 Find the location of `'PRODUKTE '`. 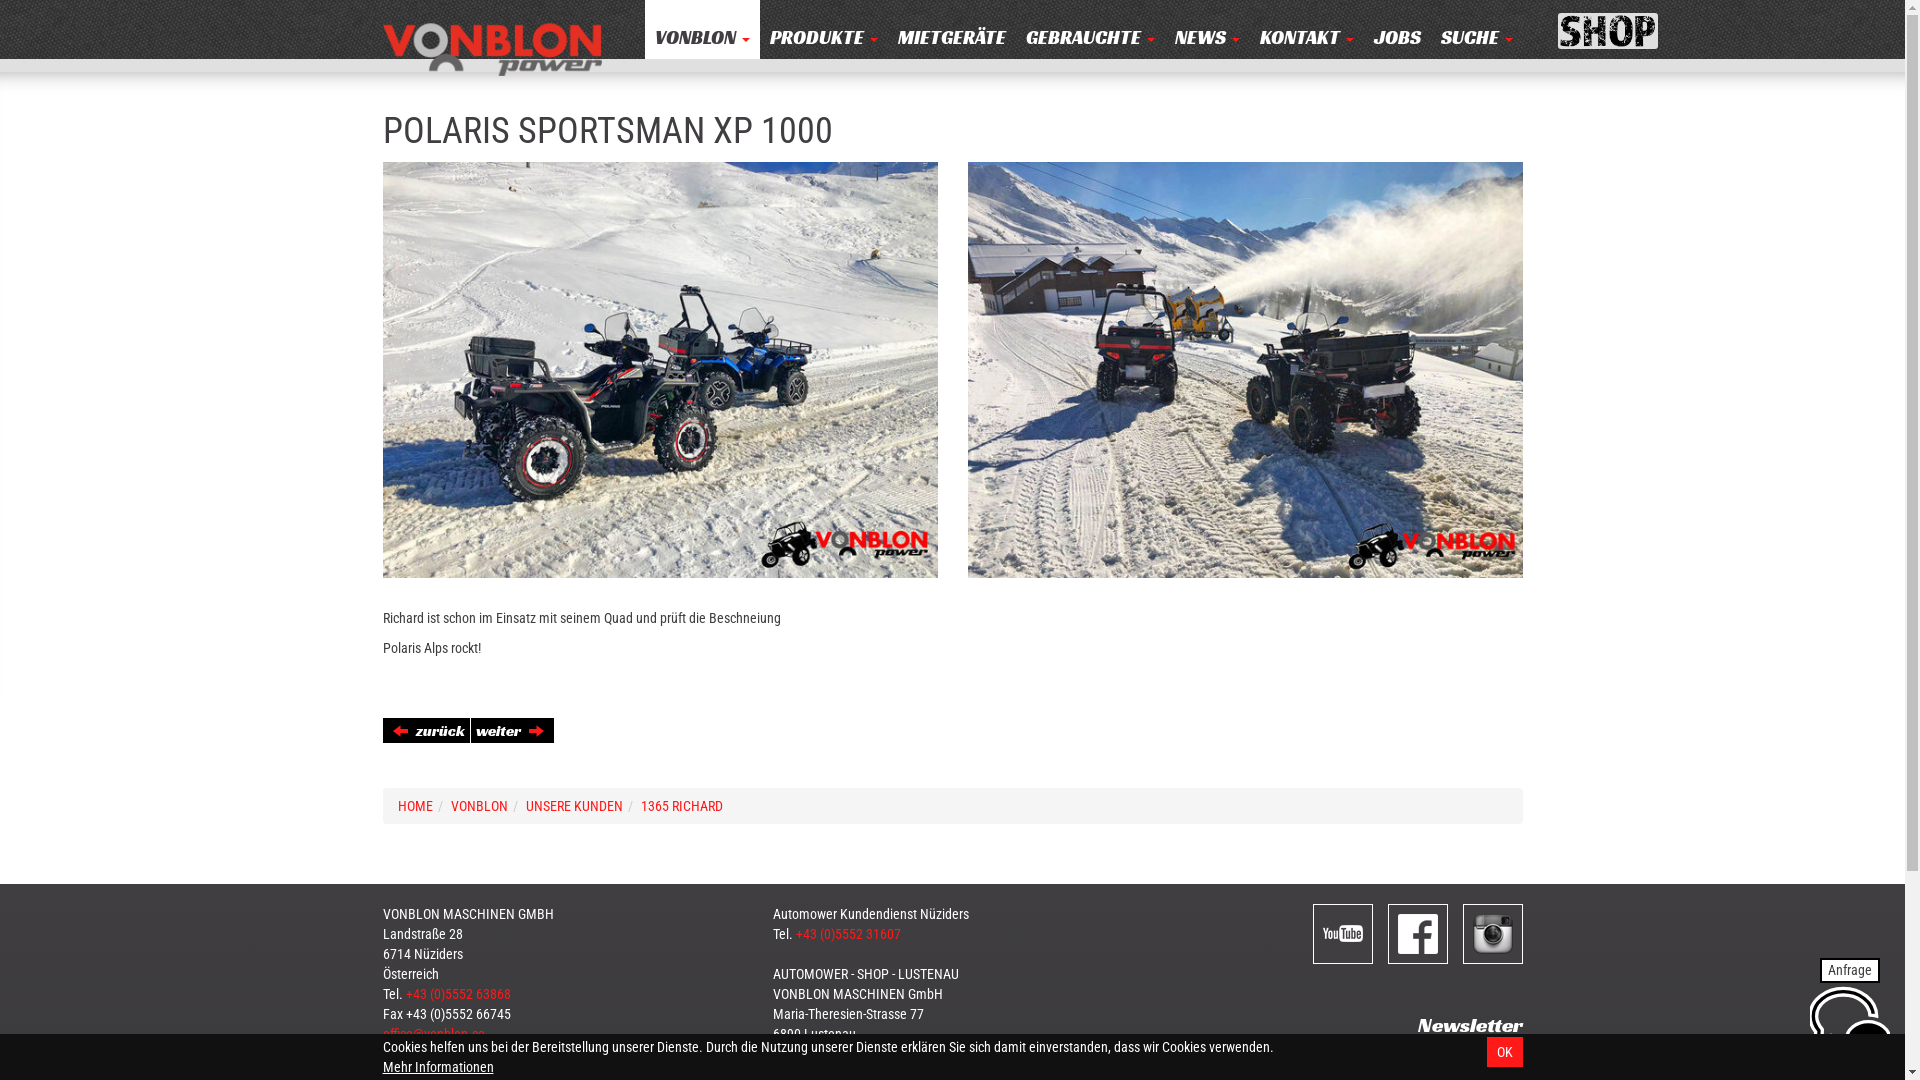

'PRODUKTE ' is located at coordinates (758, 29).